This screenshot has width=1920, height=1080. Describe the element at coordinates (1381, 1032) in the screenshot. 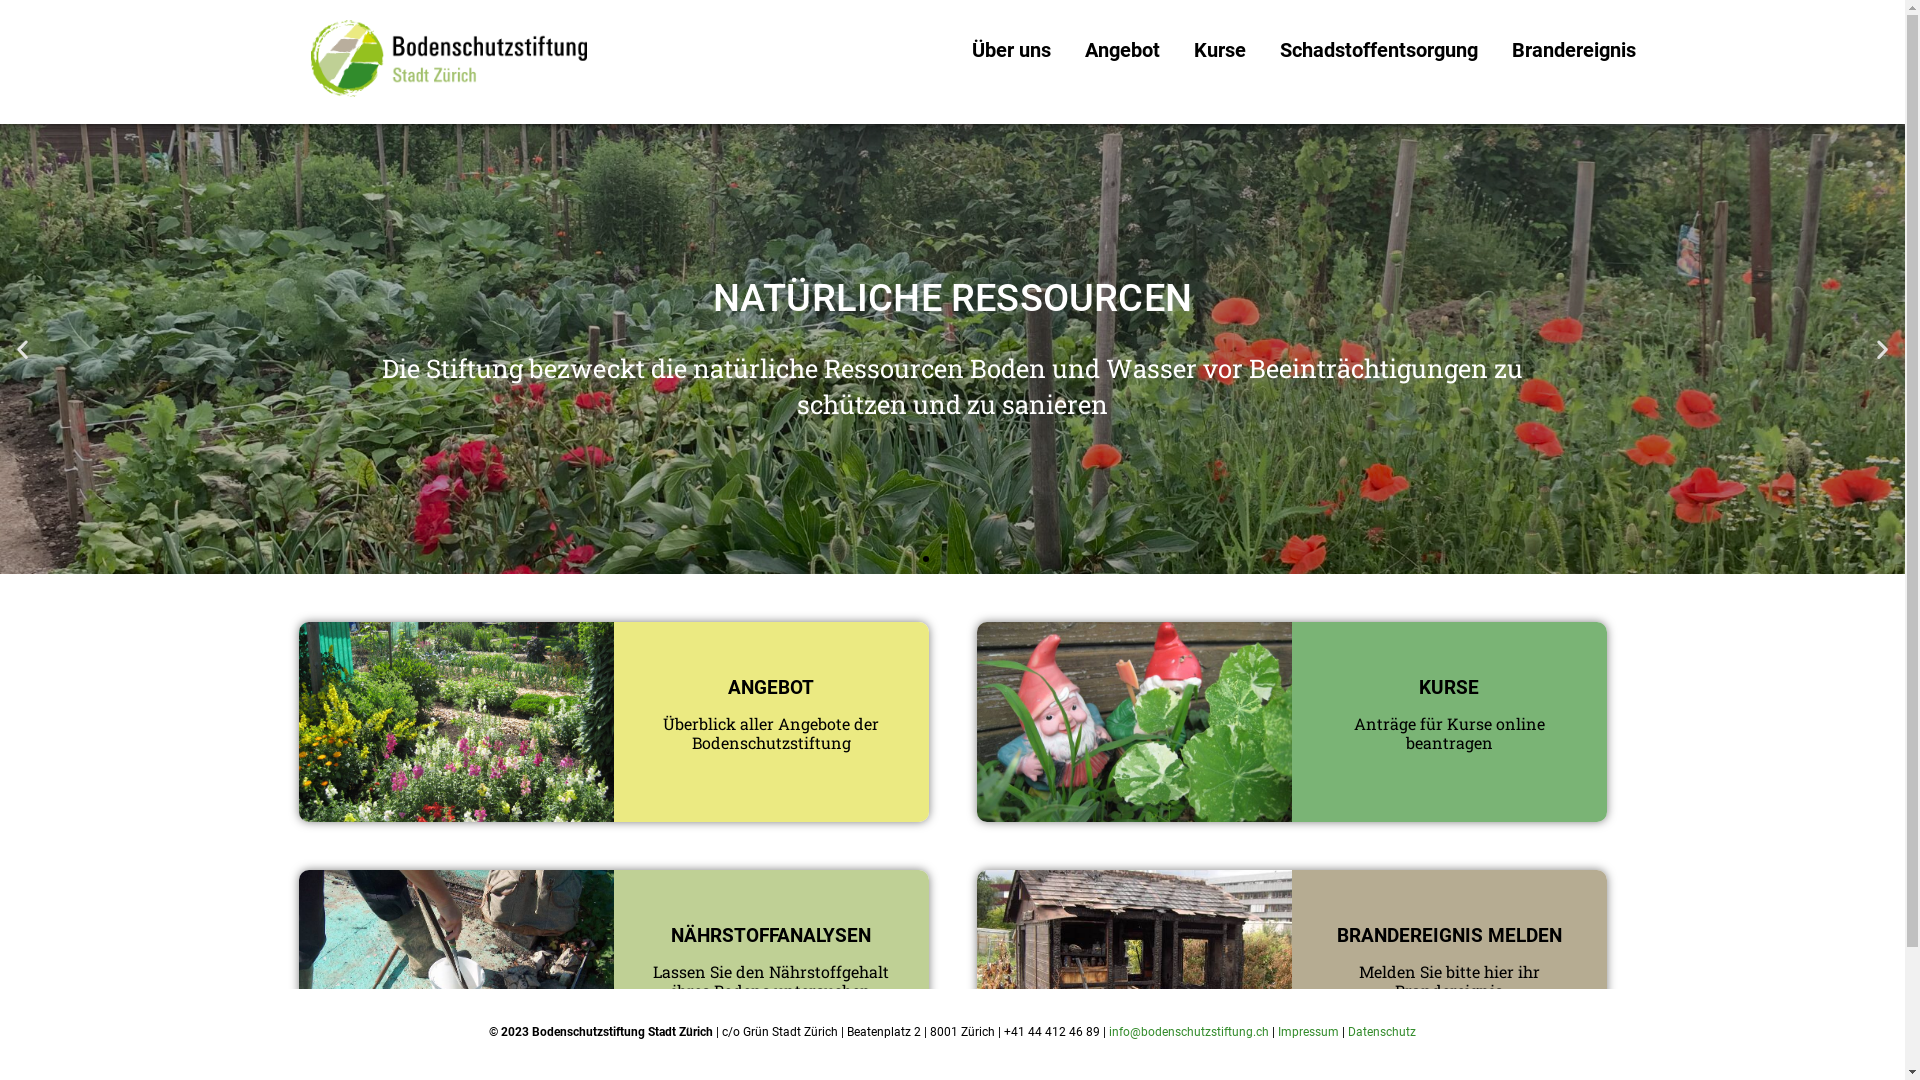

I see `'Datenschutz'` at that location.